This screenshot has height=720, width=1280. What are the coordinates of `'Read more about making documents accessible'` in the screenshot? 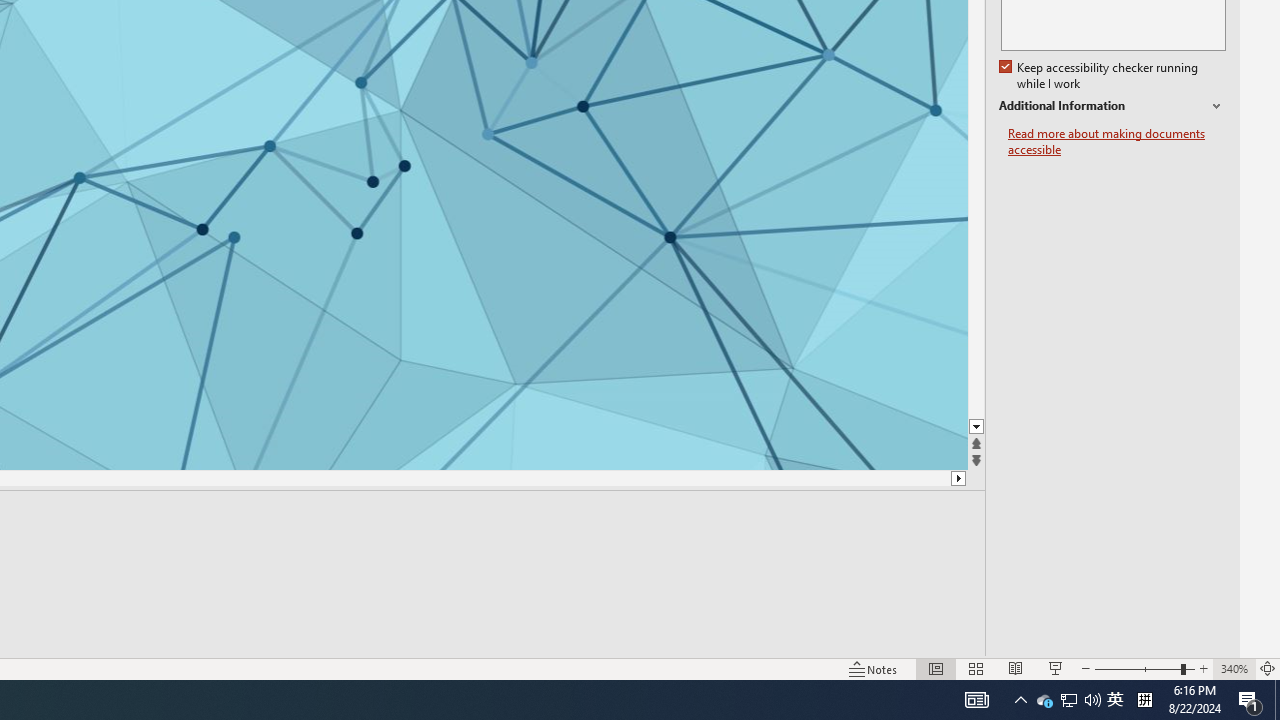 It's located at (1116, 141).